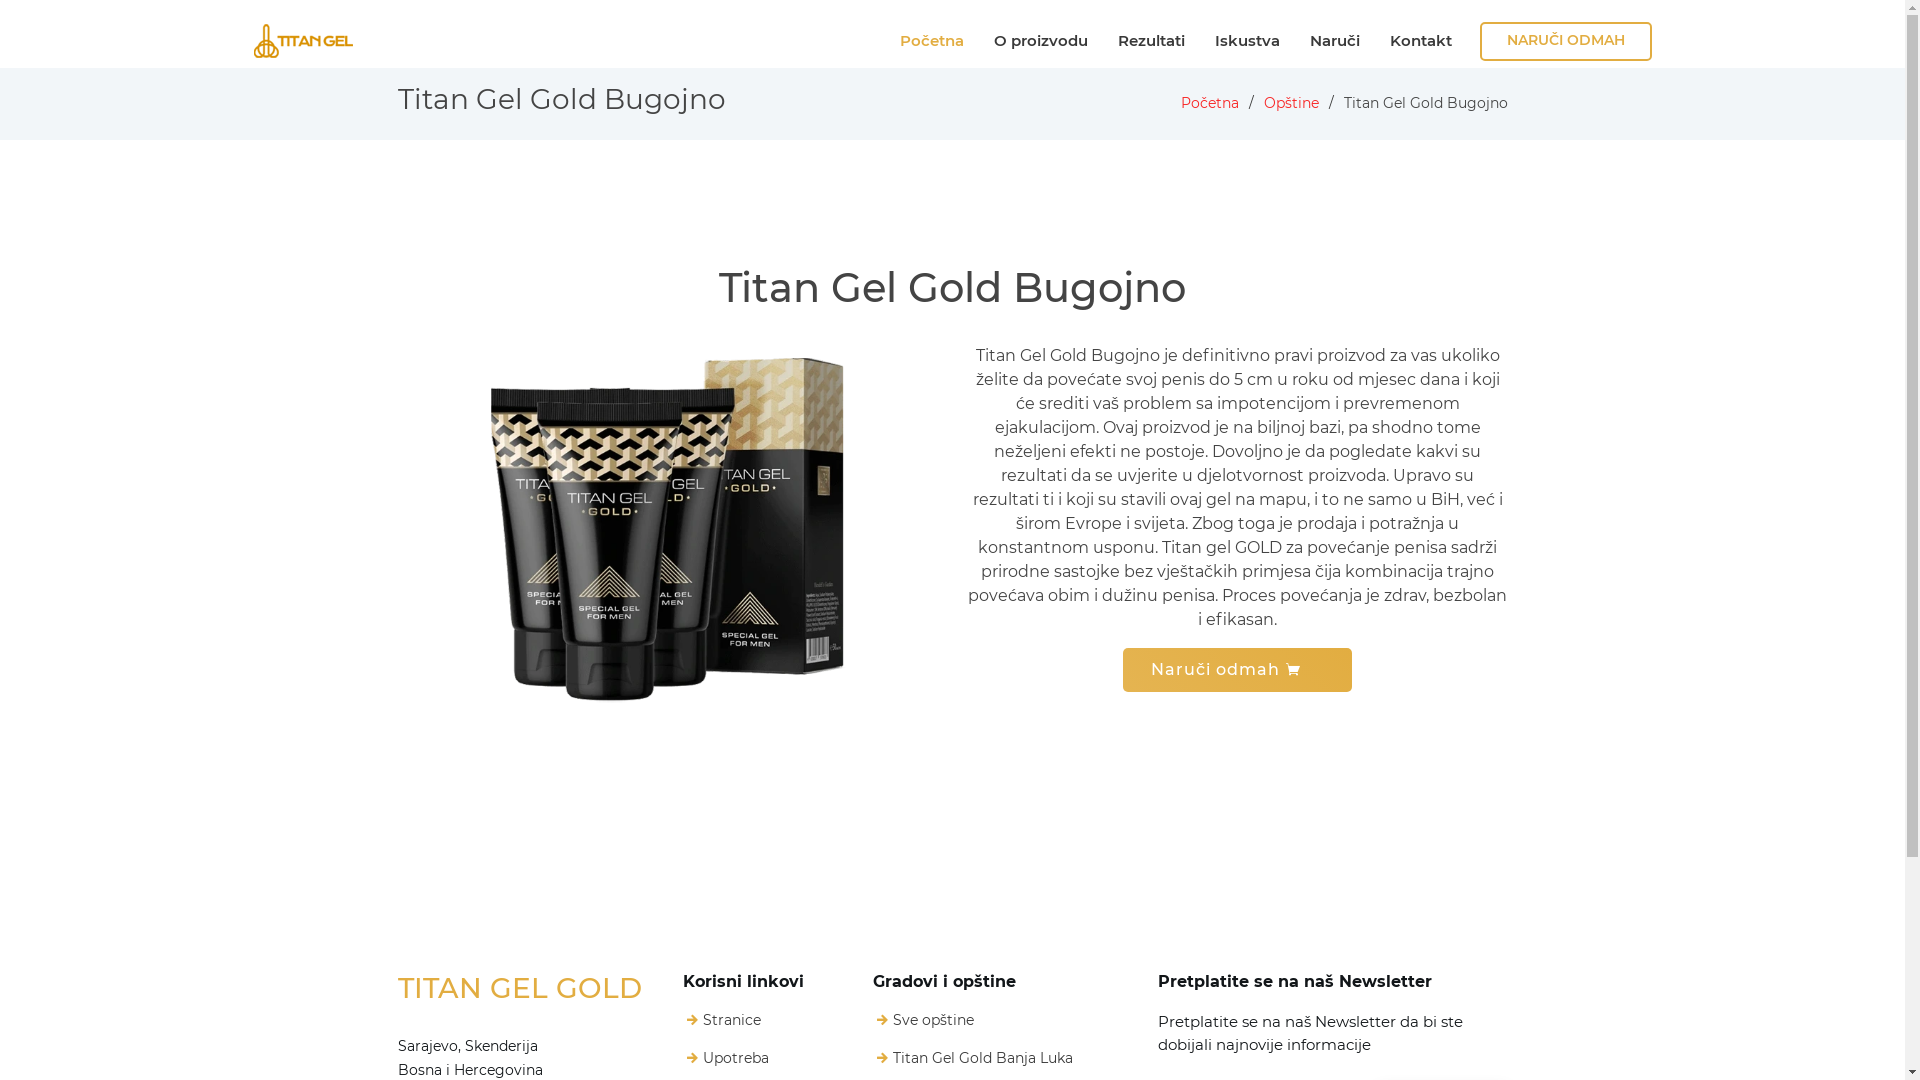  I want to click on 'Stranice', so click(729, 1019).